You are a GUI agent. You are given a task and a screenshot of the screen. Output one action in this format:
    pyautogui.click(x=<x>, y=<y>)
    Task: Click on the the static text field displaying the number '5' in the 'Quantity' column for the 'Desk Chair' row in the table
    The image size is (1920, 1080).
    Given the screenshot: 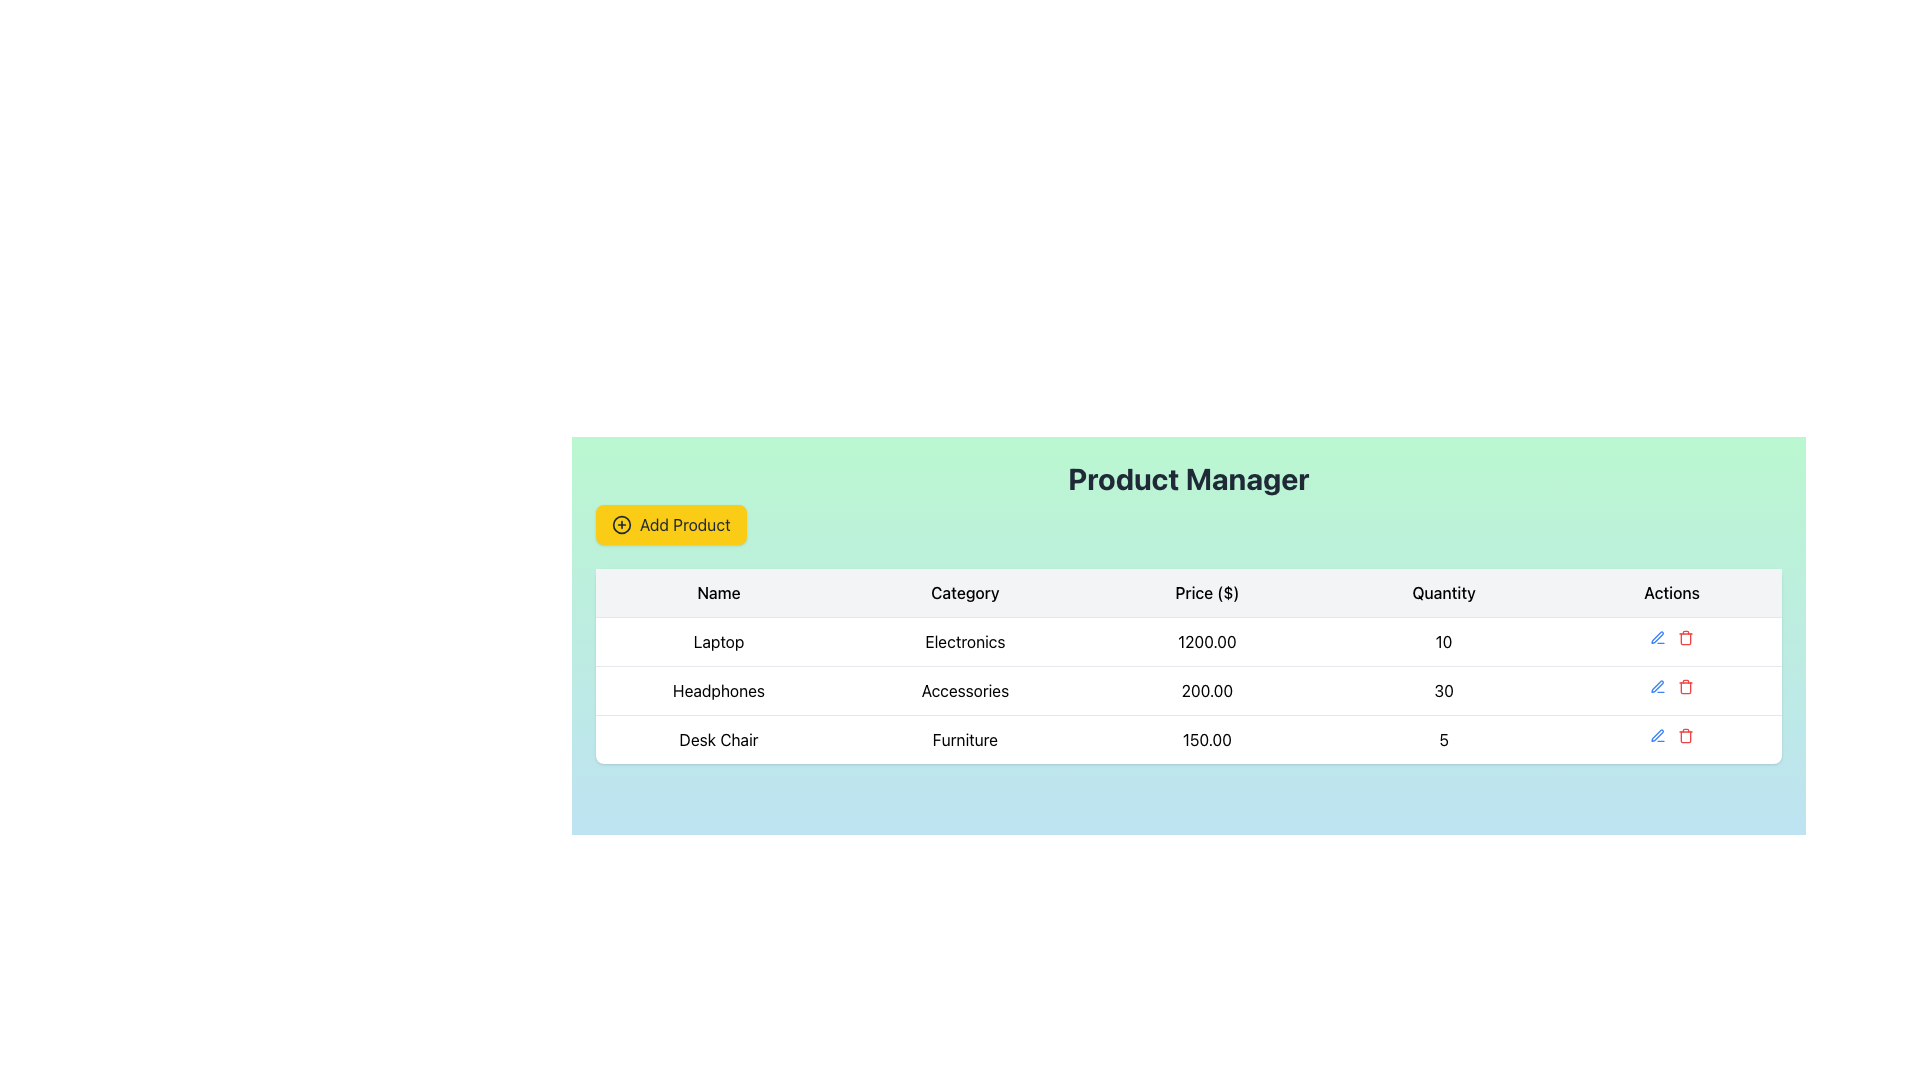 What is the action you would take?
    pyautogui.click(x=1444, y=739)
    